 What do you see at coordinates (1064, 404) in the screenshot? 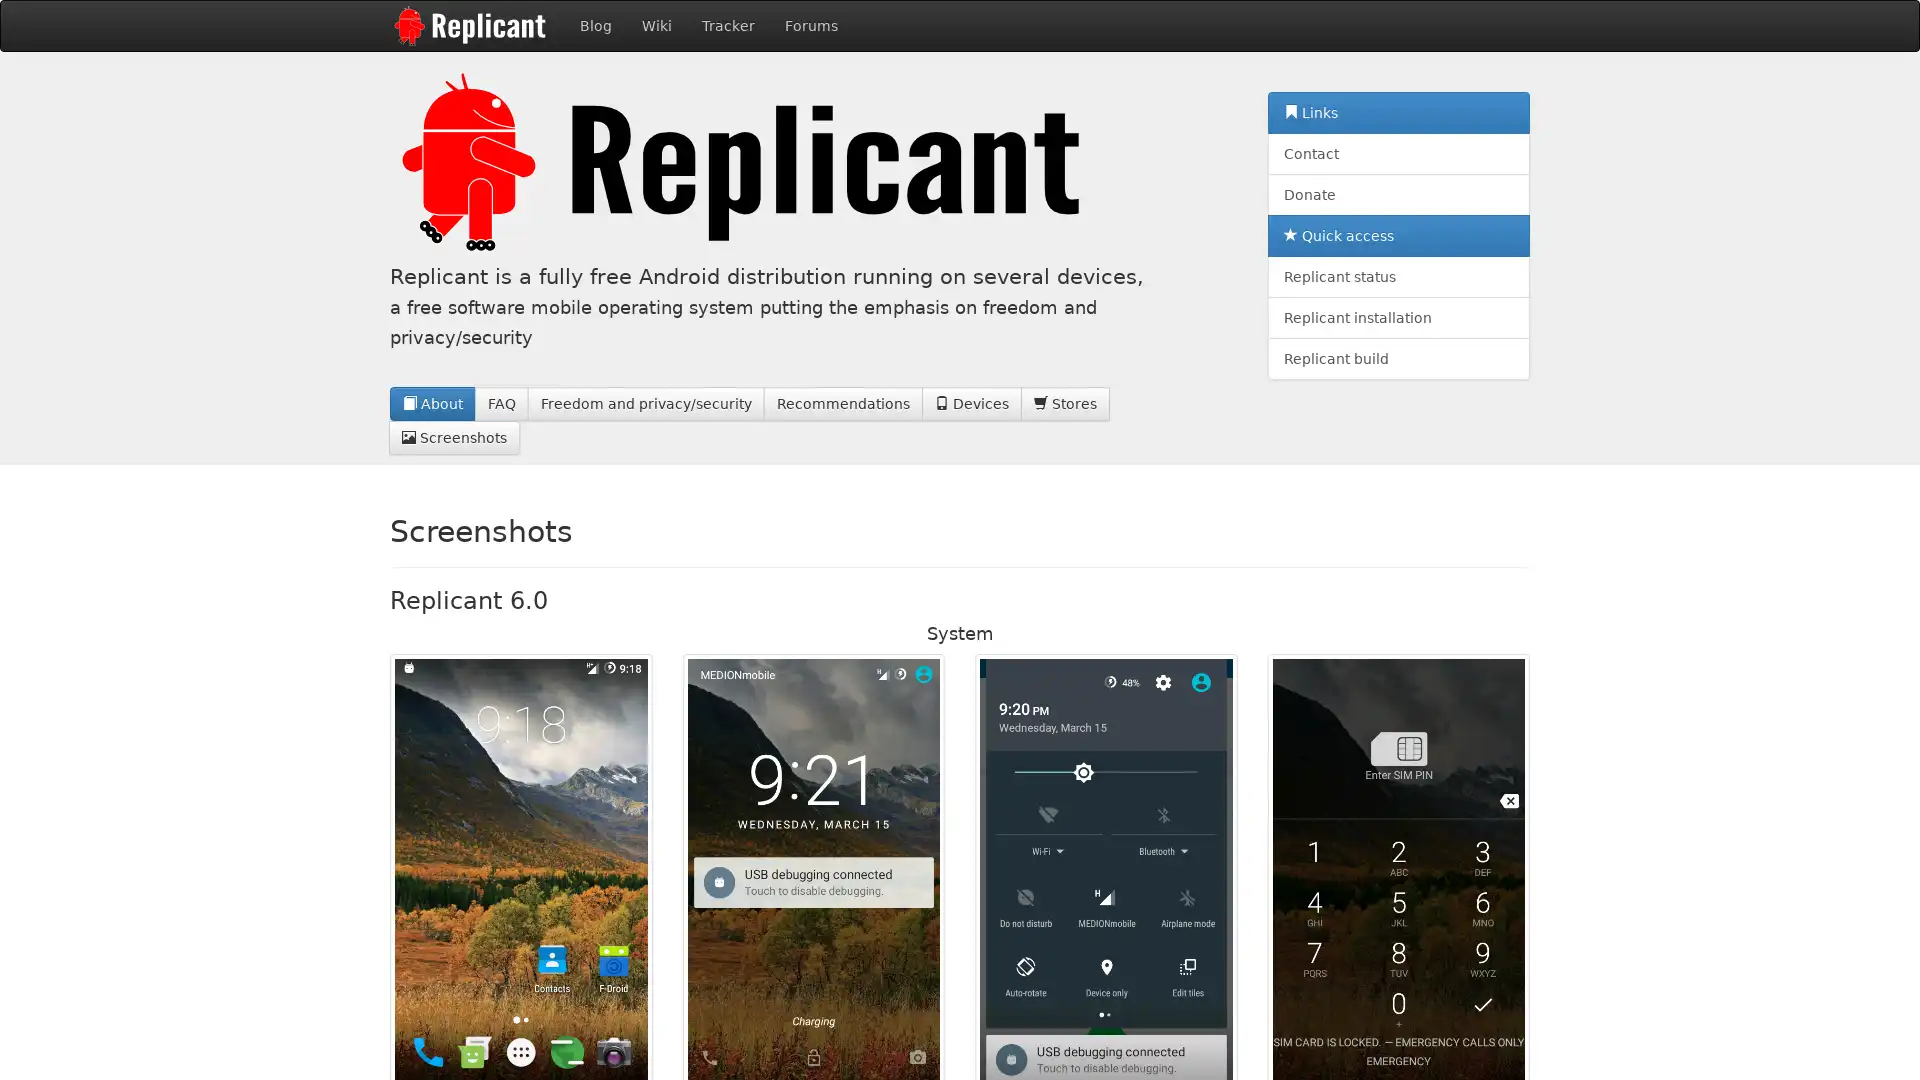
I see `Stores` at bounding box center [1064, 404].